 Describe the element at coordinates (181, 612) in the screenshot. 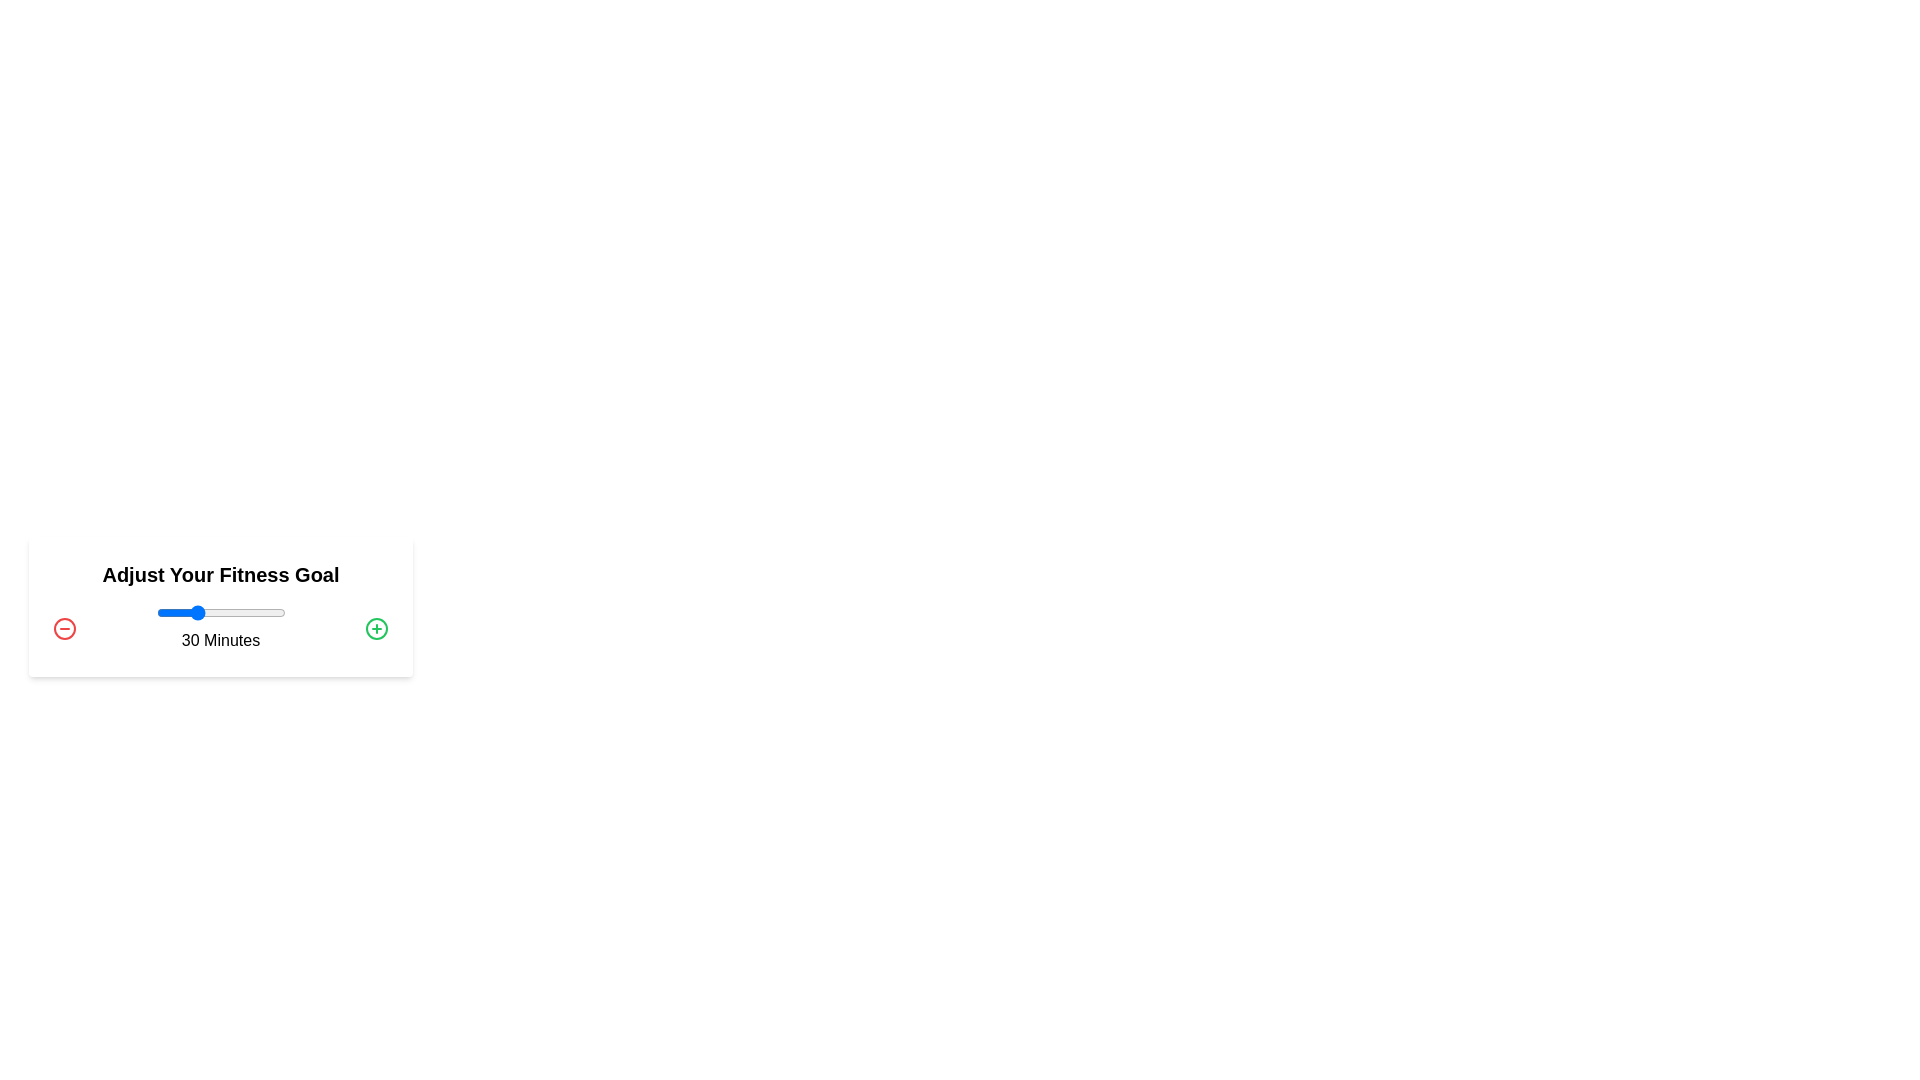

I see `the slider` at that location.